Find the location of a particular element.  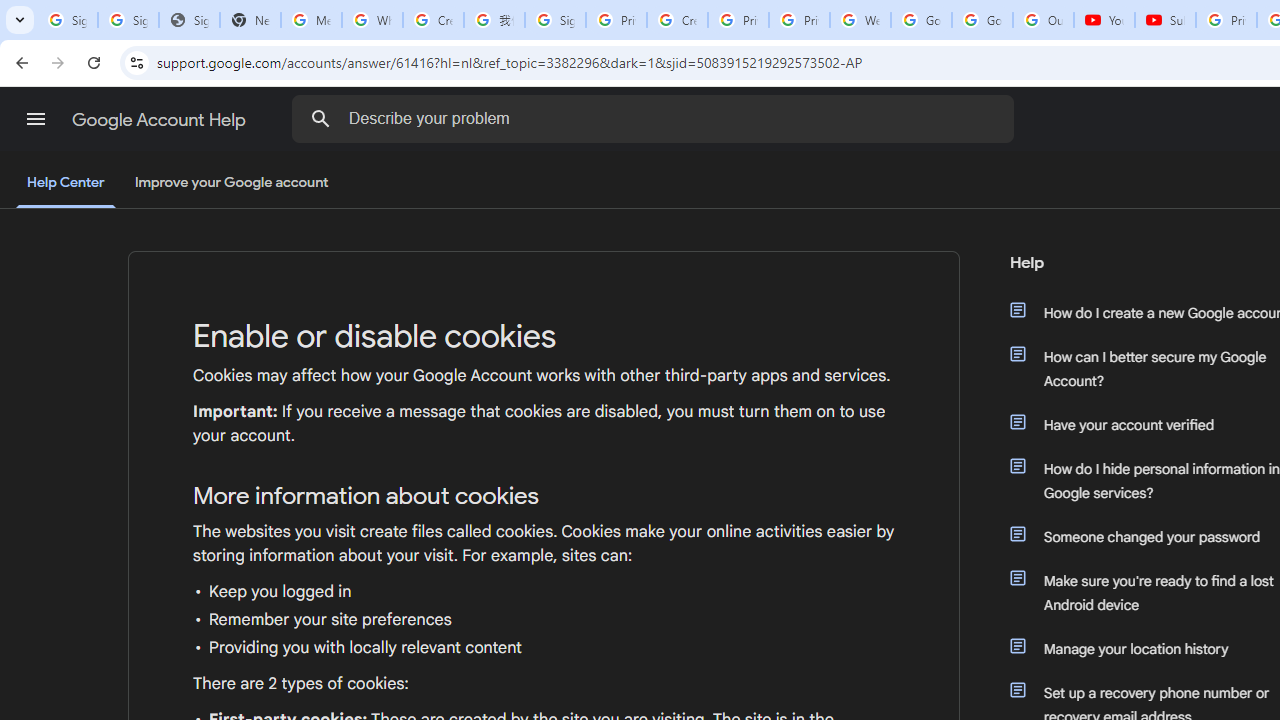

'Describe your problem' is located at coordinates (656, 118).